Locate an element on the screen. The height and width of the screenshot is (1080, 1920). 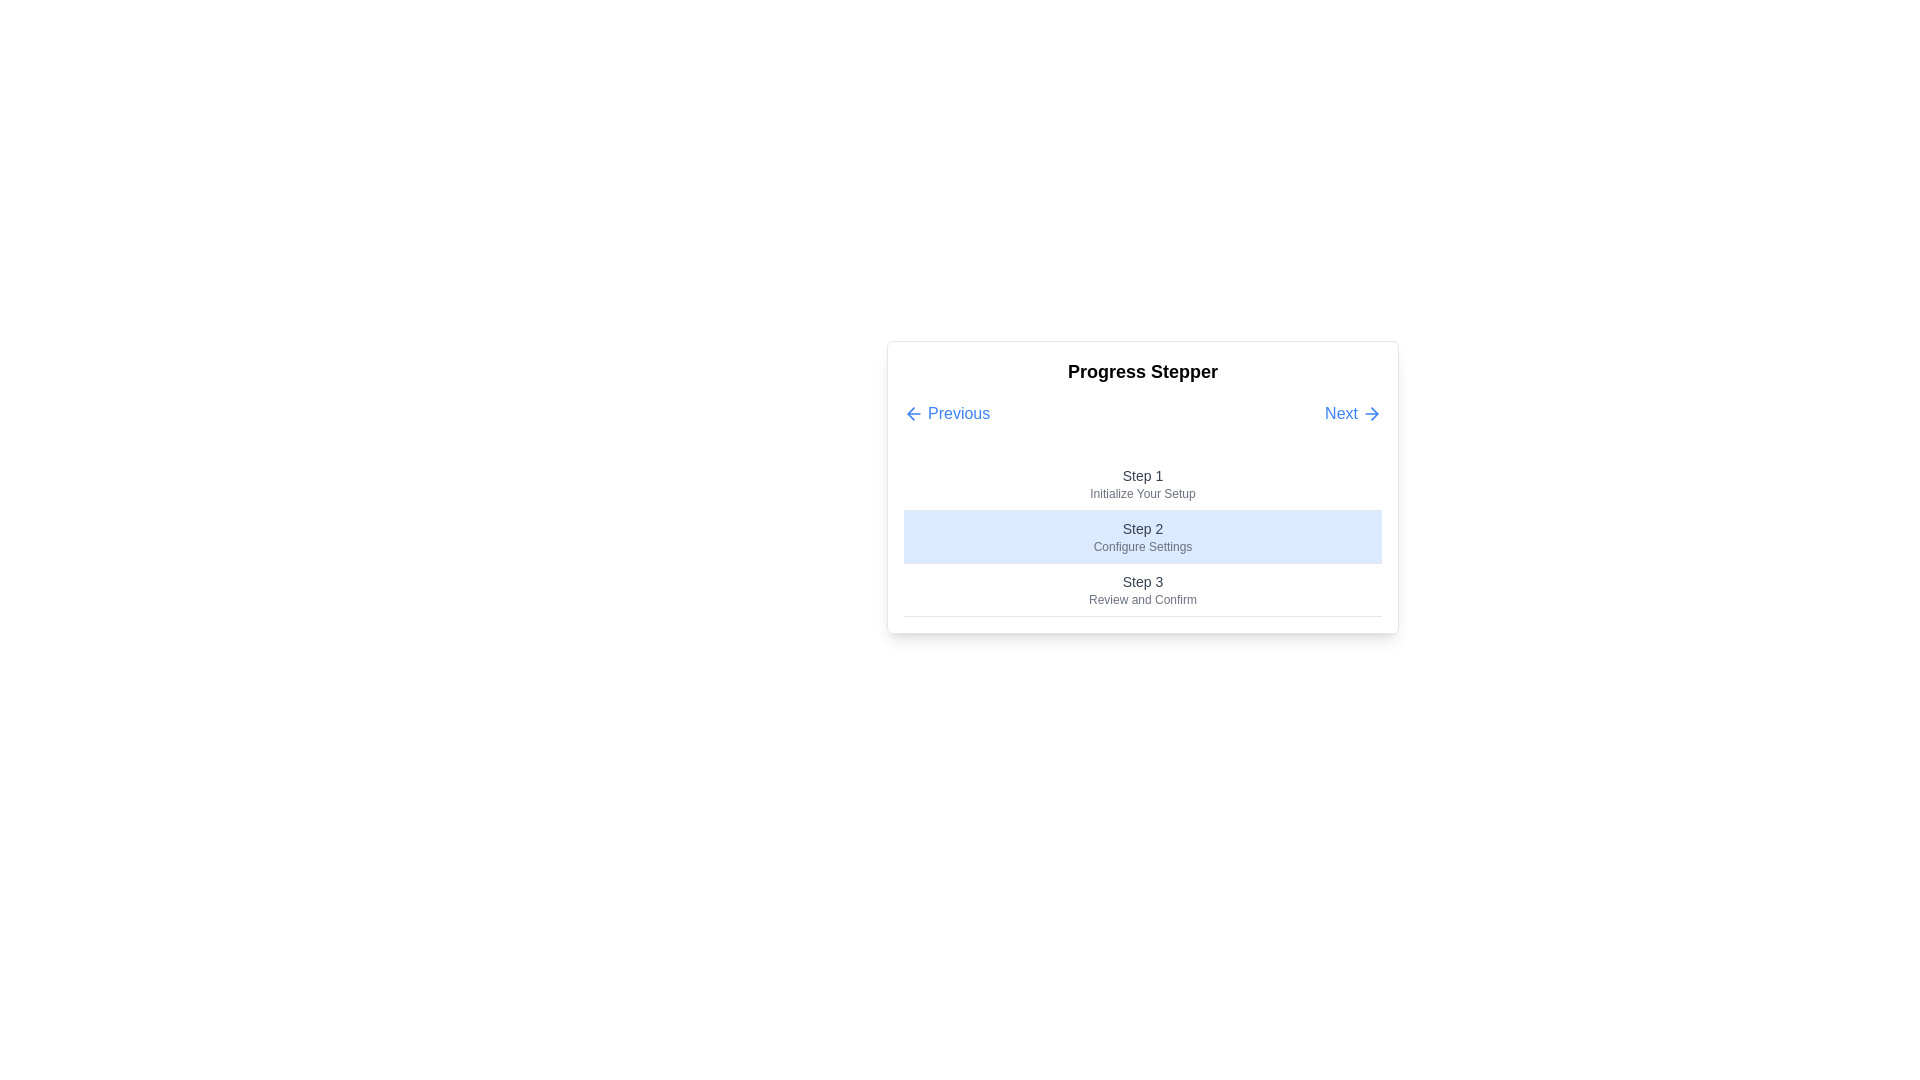
the right arrow icon located to the right of the 'Next' text in the progress stepper controls is located at coordinates (1371, 412).